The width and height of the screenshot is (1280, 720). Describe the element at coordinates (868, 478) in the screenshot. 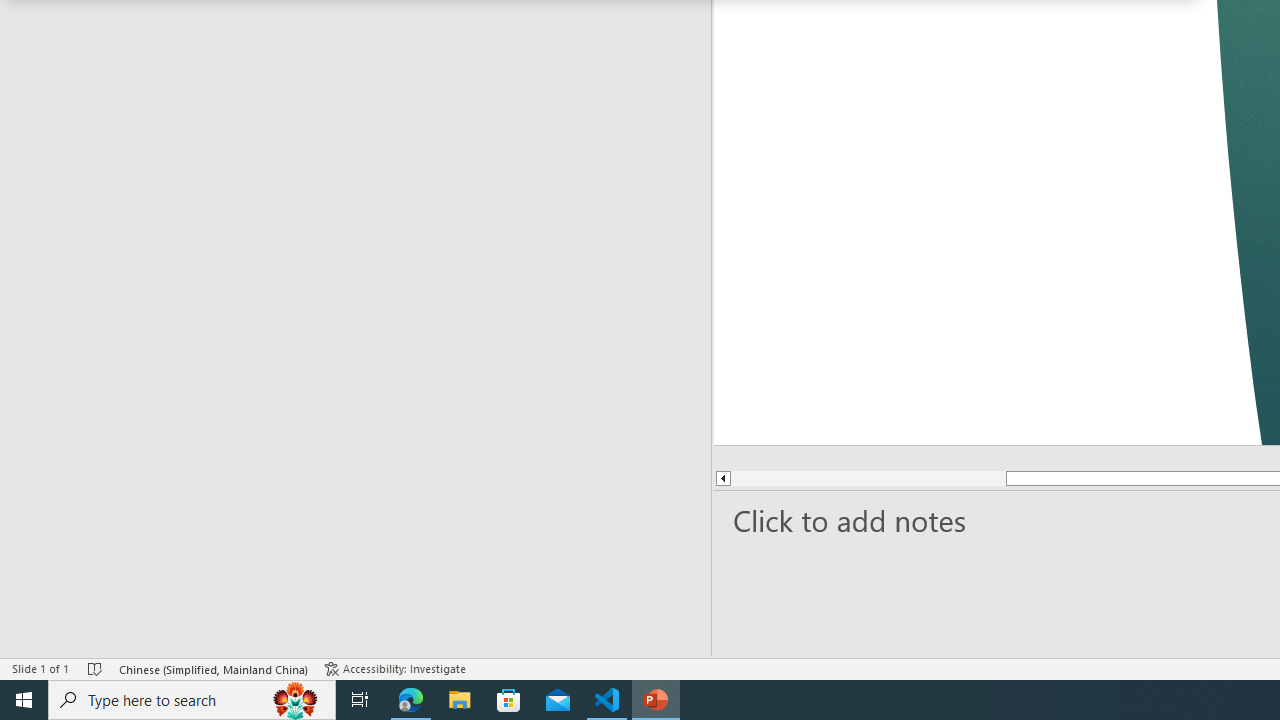

I see `'Page up'` at that location.